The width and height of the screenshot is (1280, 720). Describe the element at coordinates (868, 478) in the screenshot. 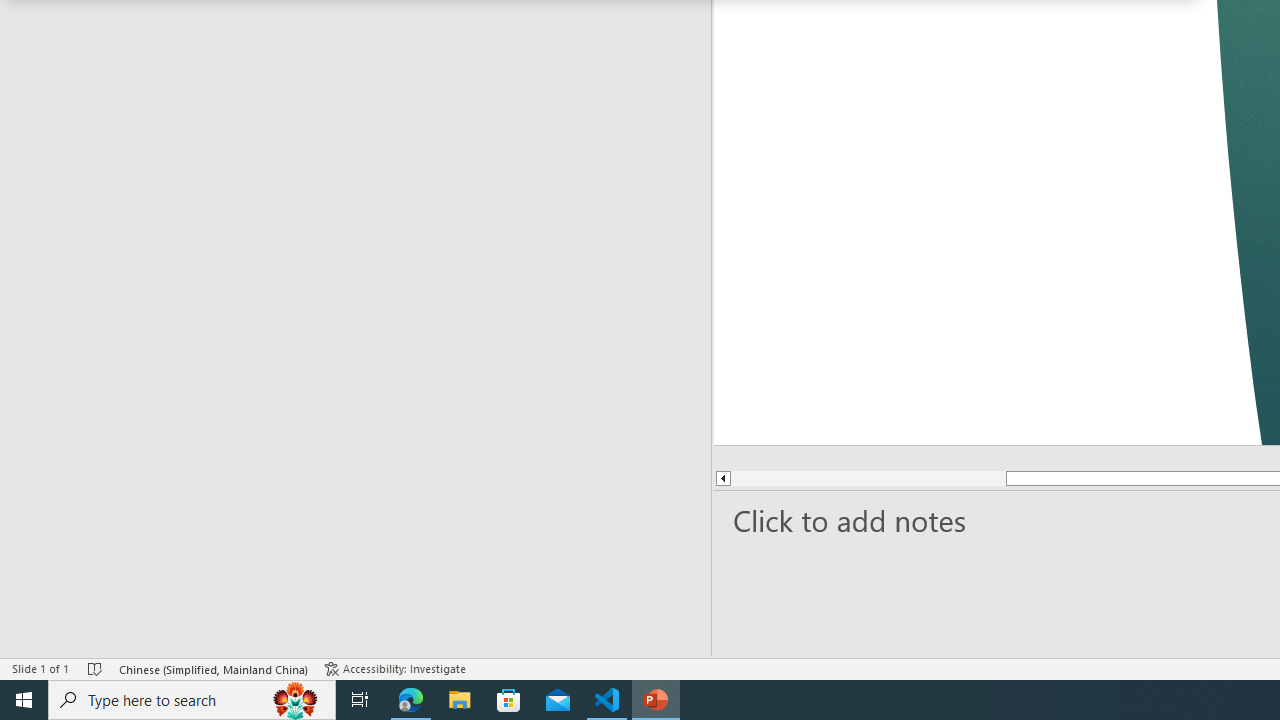

I see `'Page up'` at that location.